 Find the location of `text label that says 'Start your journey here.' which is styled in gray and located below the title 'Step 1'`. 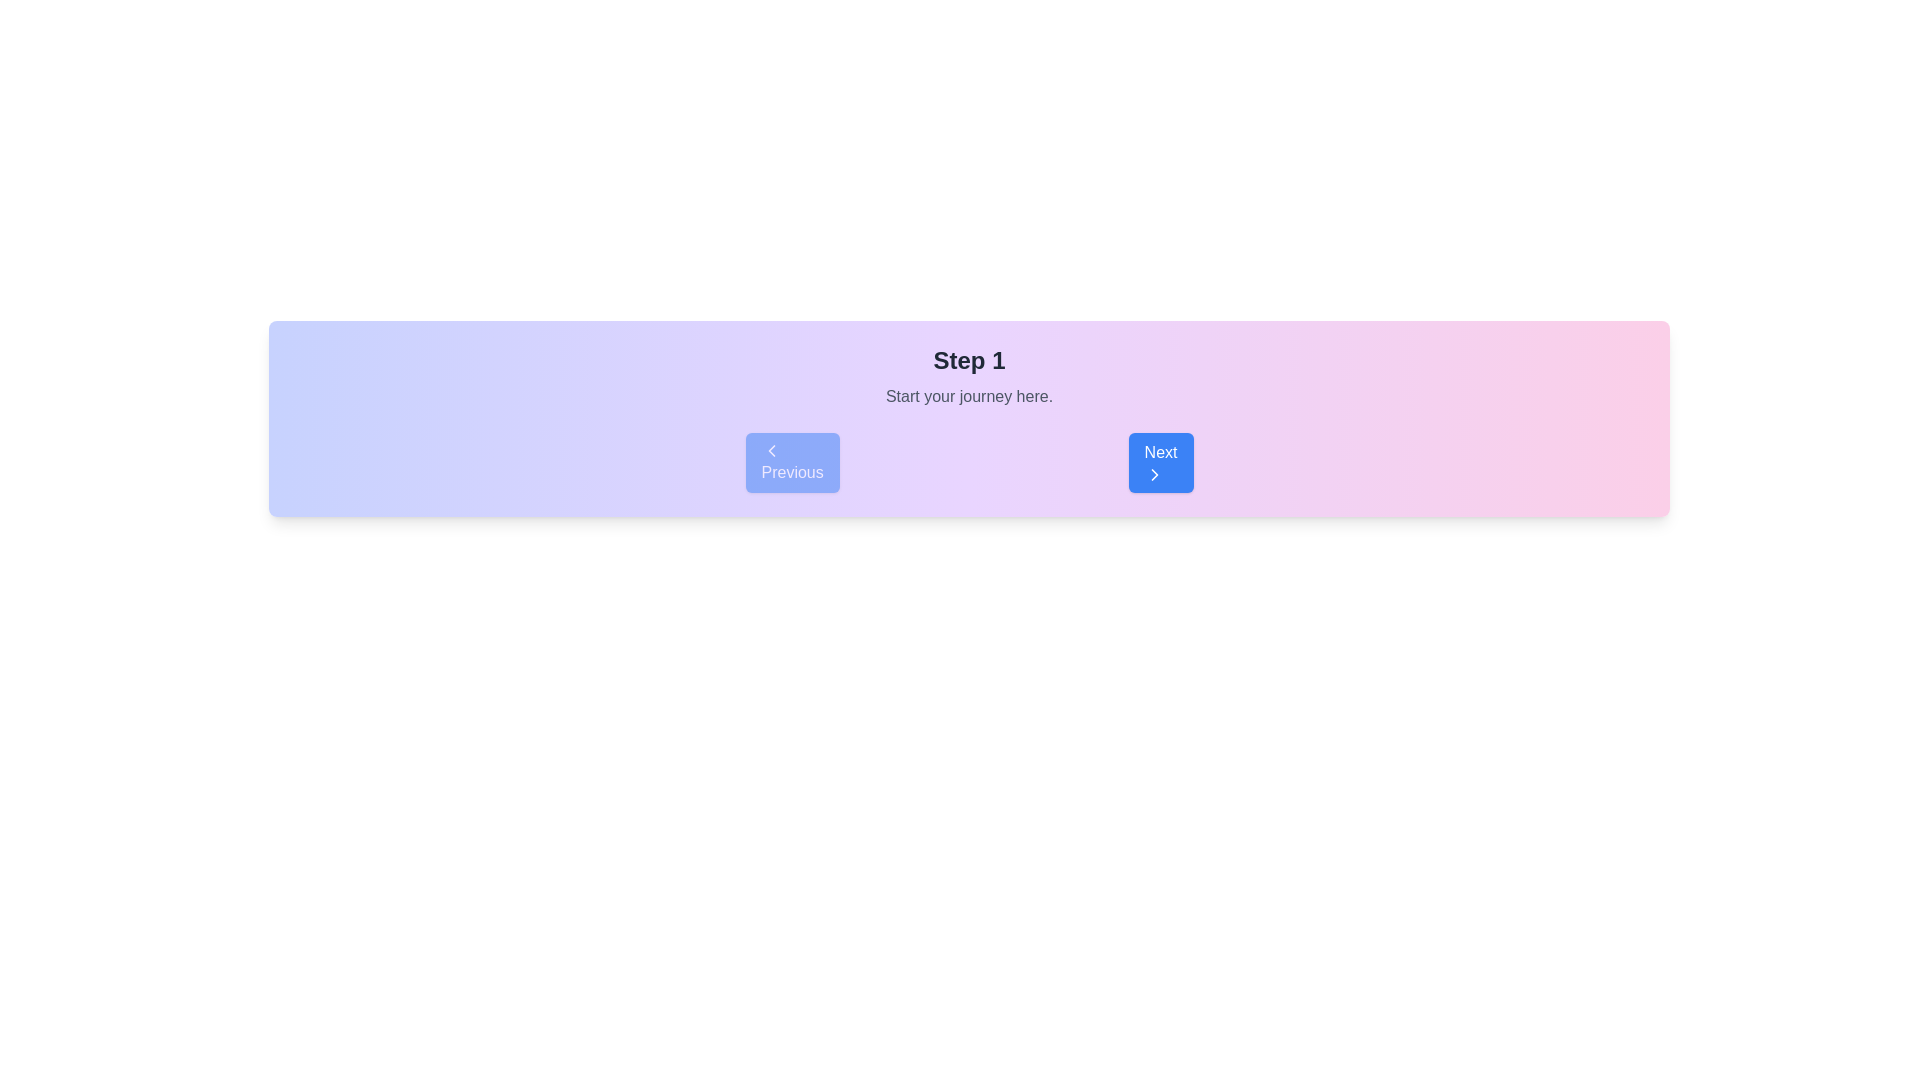

text label that says 'Start your journey here.' which is styled in gray and located below the title 'Step 1' is located at coordinates (969, 397).